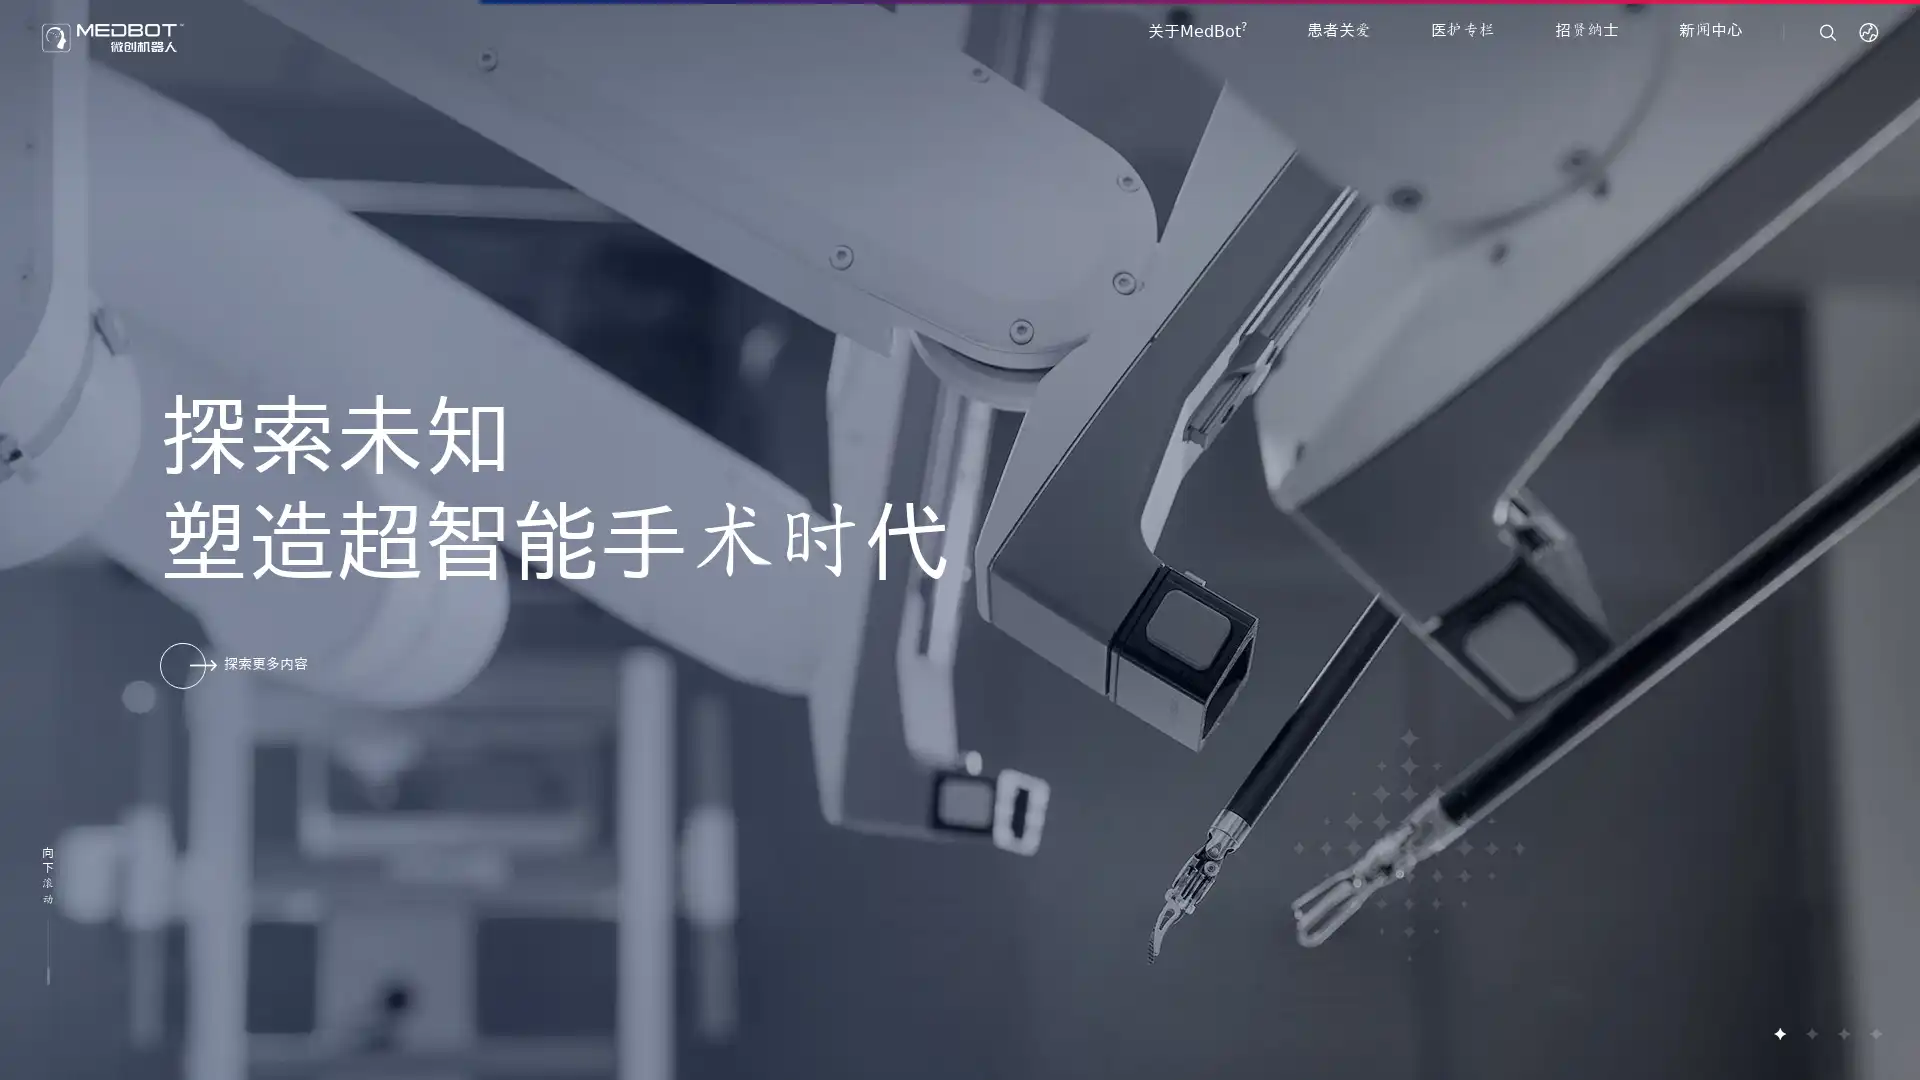 The width and height of the screenshot is (1920, 1080). I want to click on Go to slide 3, so click(1842, 1033).